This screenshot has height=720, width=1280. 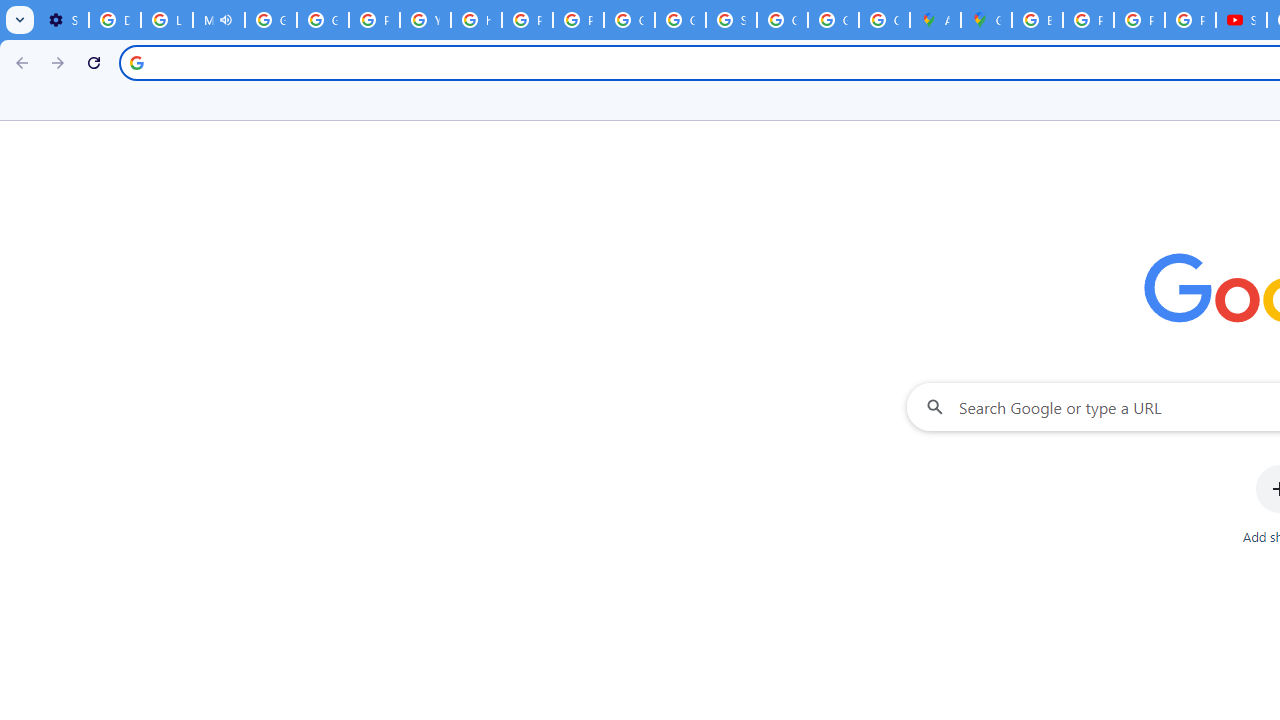 I want to click on 'Learn how to find your photos - Google Photos Help', so click(x=167, y=20).